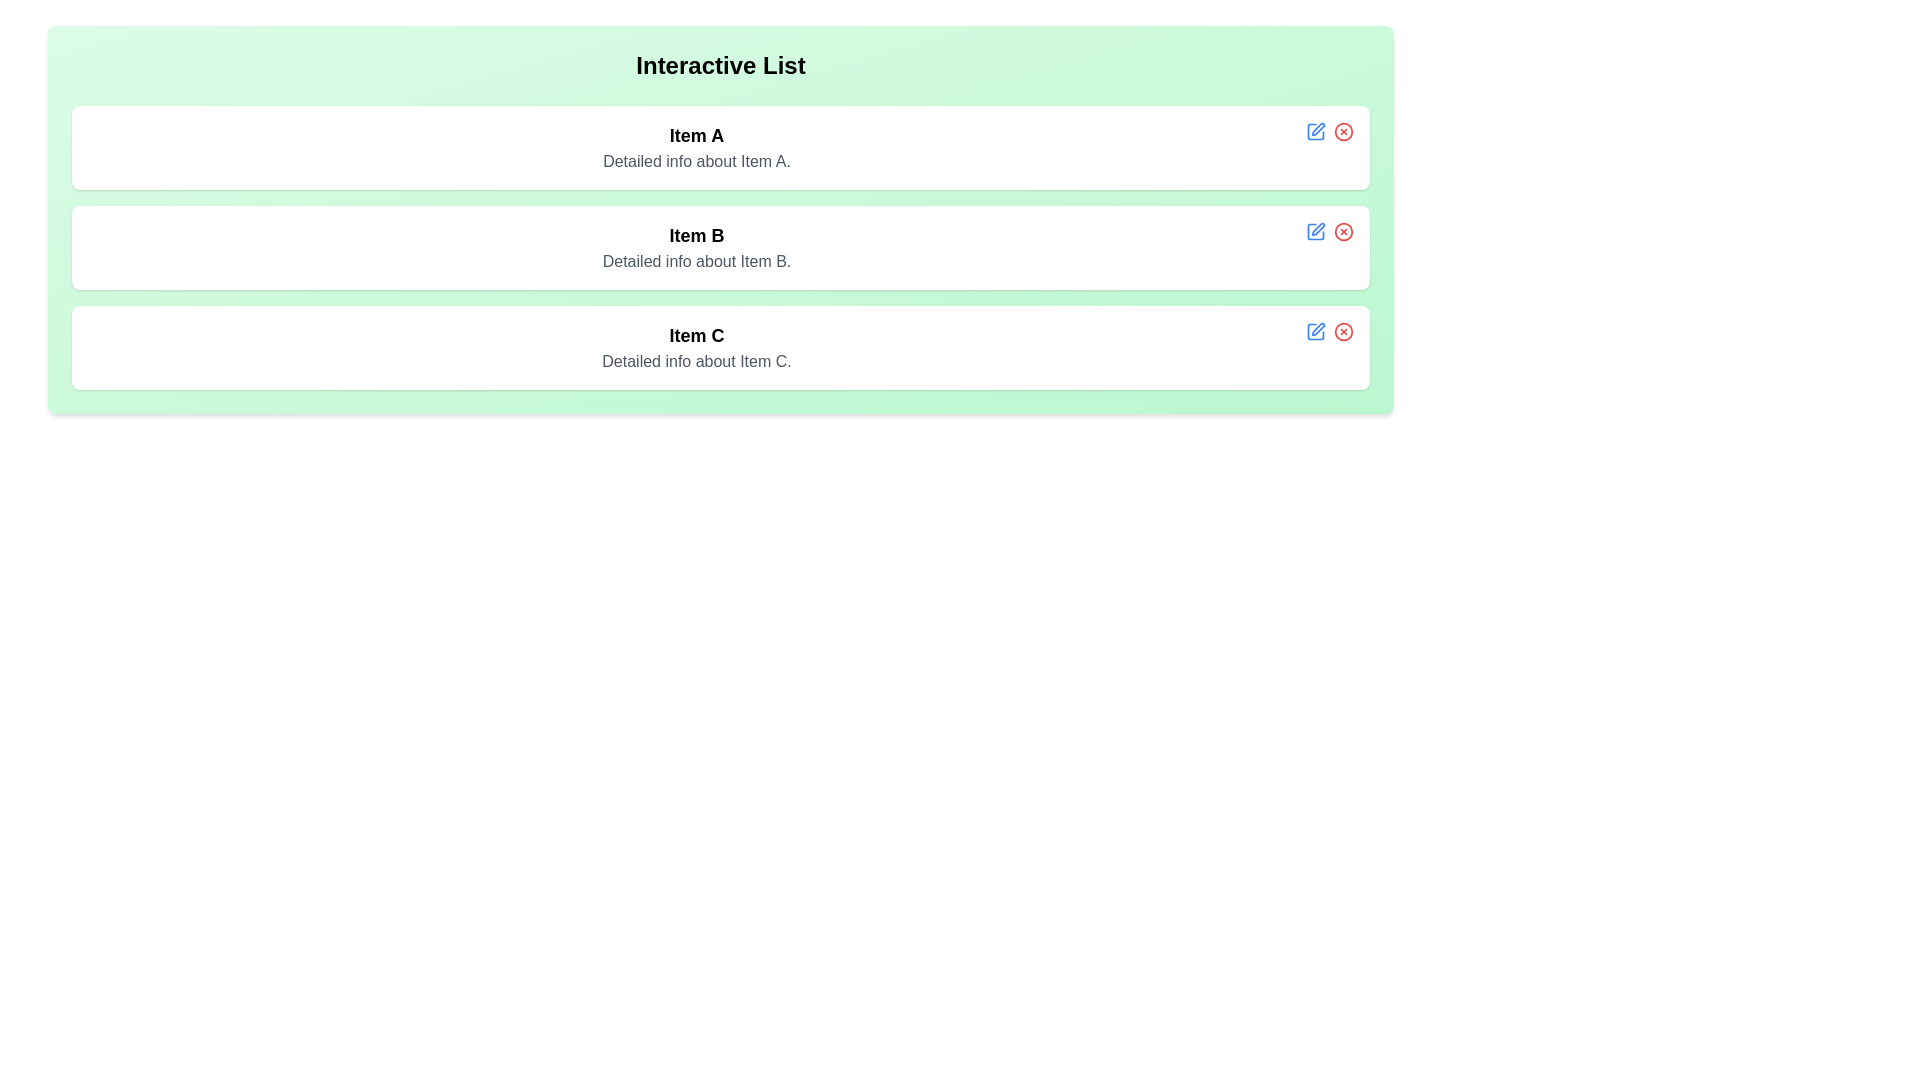 The width and height of the screenshot is (1920, 1080). Describe the element at coordinates (696, 362) in the screenshot. I see `the Text Display element that shows 'Detailed info about Item C.' styled in gray, positioned below the title 'Item C'` at that location.